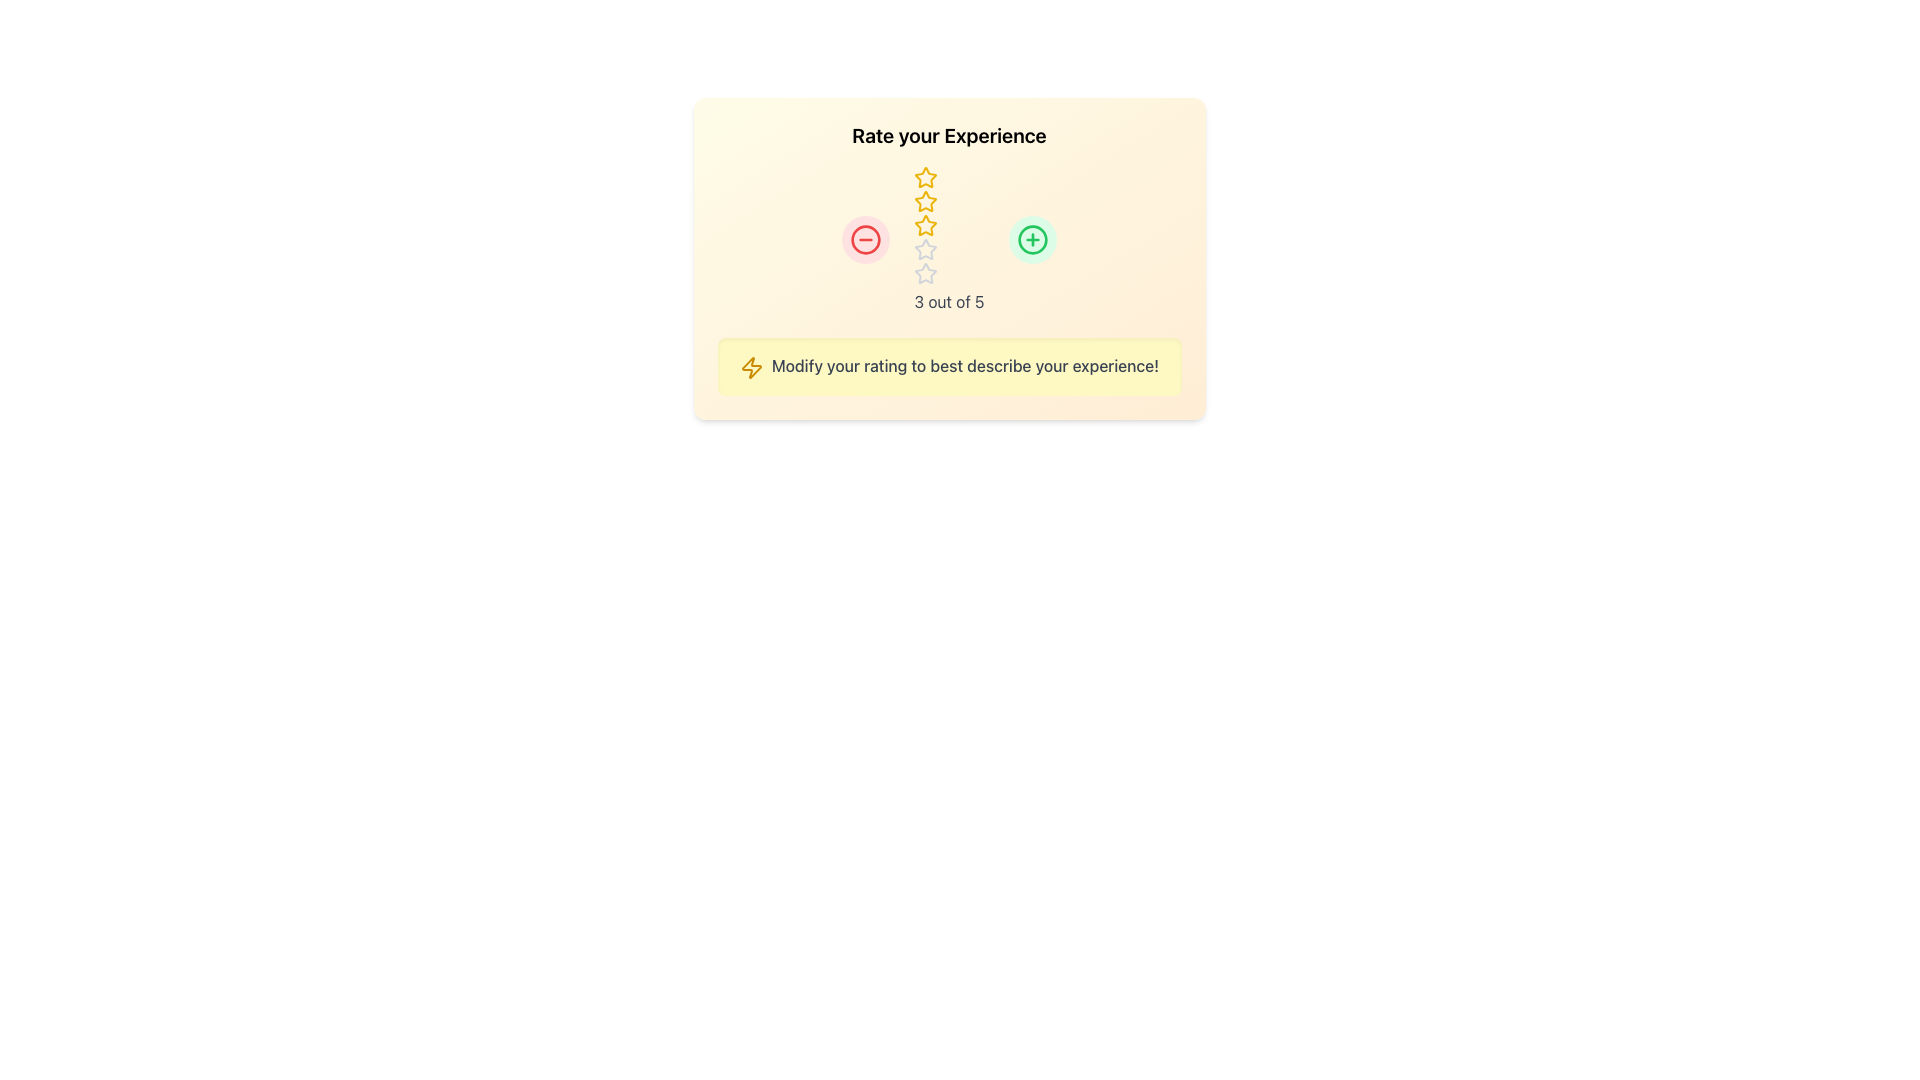 The width and height of the screenshot is (1920, 1080). What do you see at coordinates (1032, 238) in the screenshot?
I see `the circular button with a green background and a centered plus sign` at bounding box center [1032, 238].